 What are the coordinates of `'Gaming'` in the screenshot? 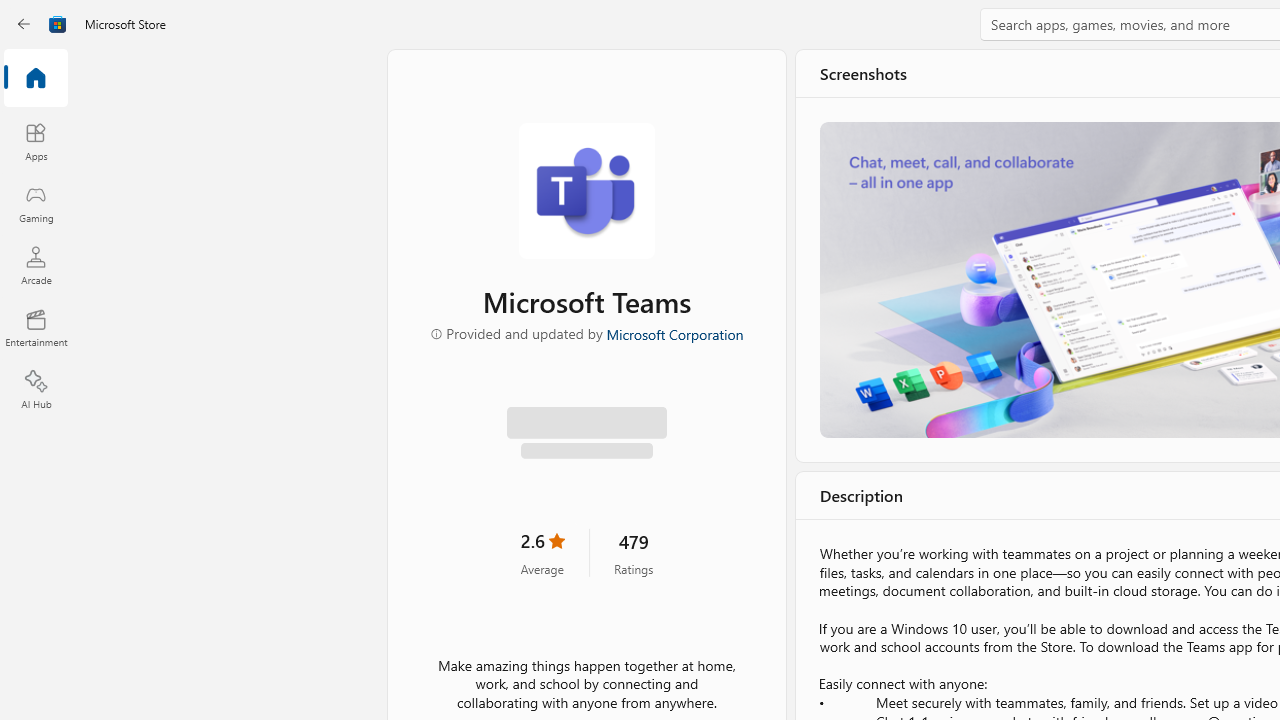 It's located at (35, 203).